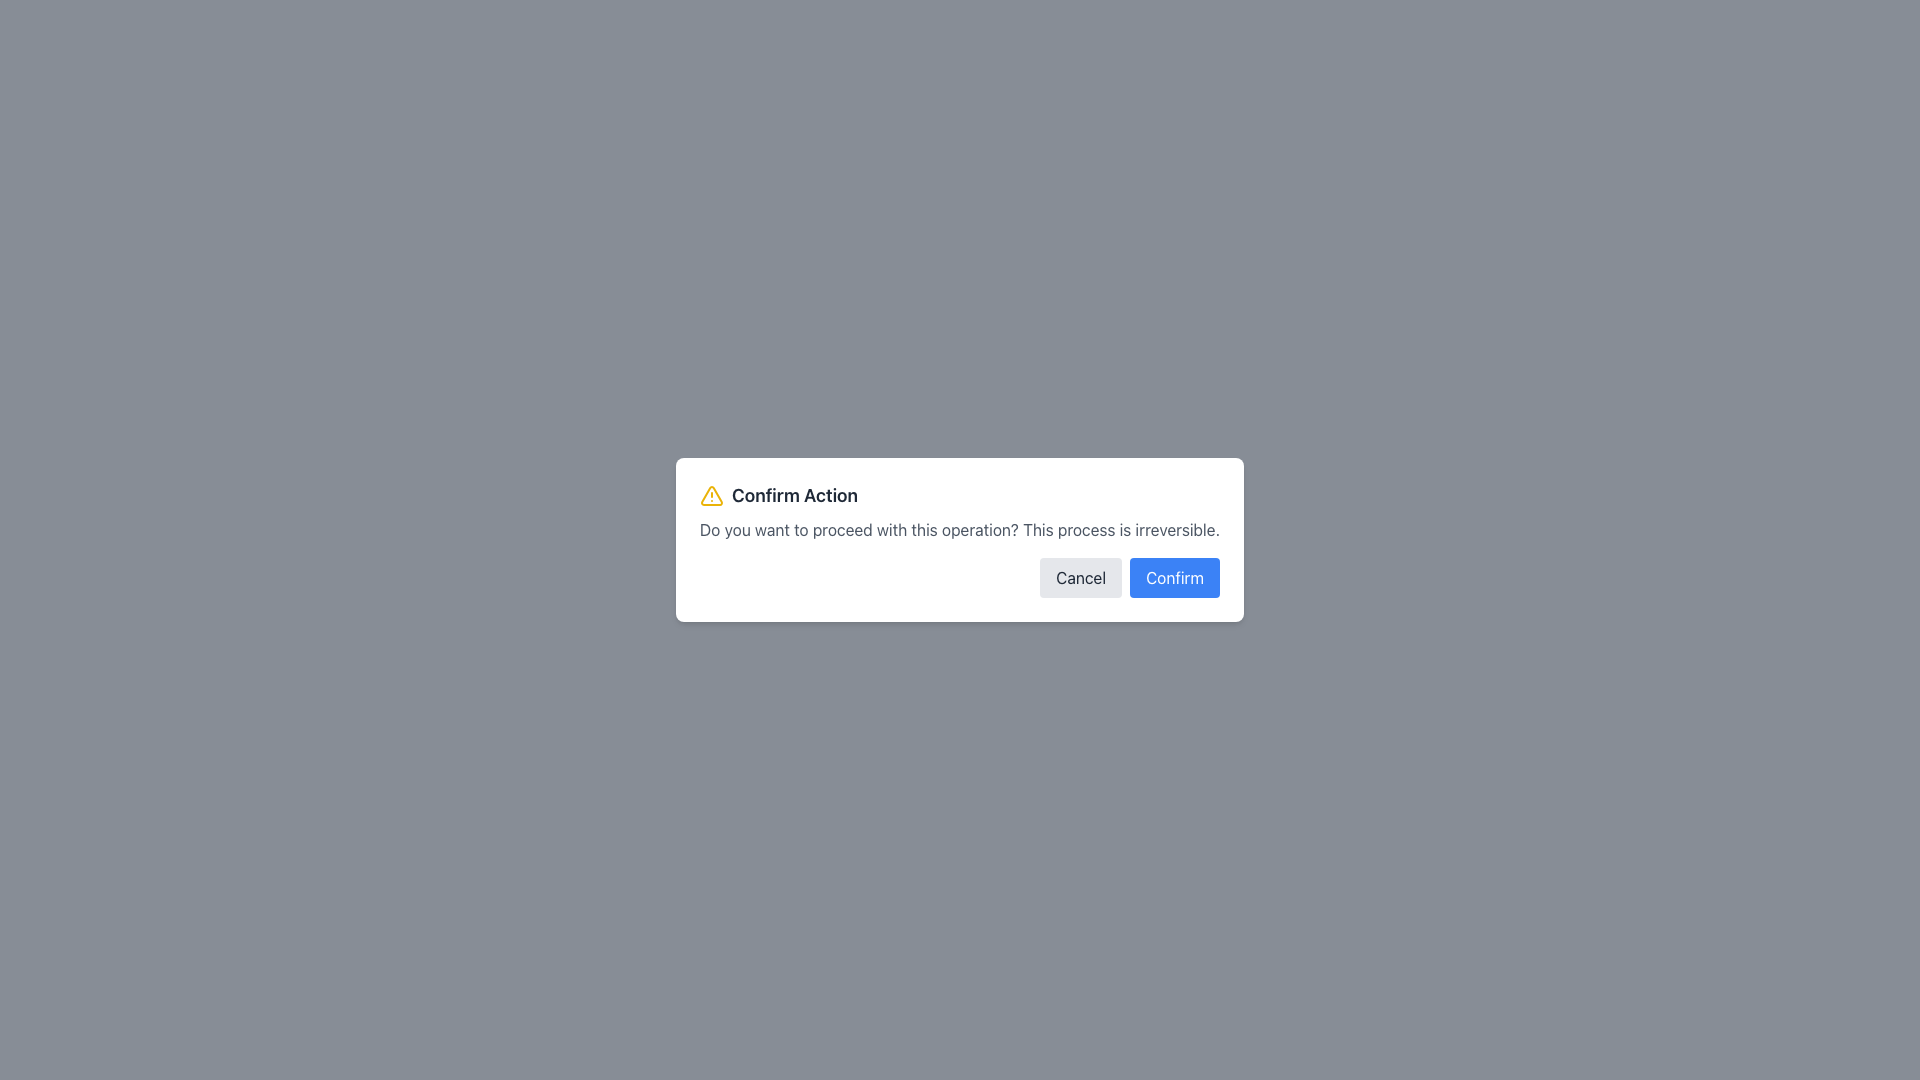  I want to click on the confirmation button located at the bottom-right of the modal dialog, so click(1175, 578).